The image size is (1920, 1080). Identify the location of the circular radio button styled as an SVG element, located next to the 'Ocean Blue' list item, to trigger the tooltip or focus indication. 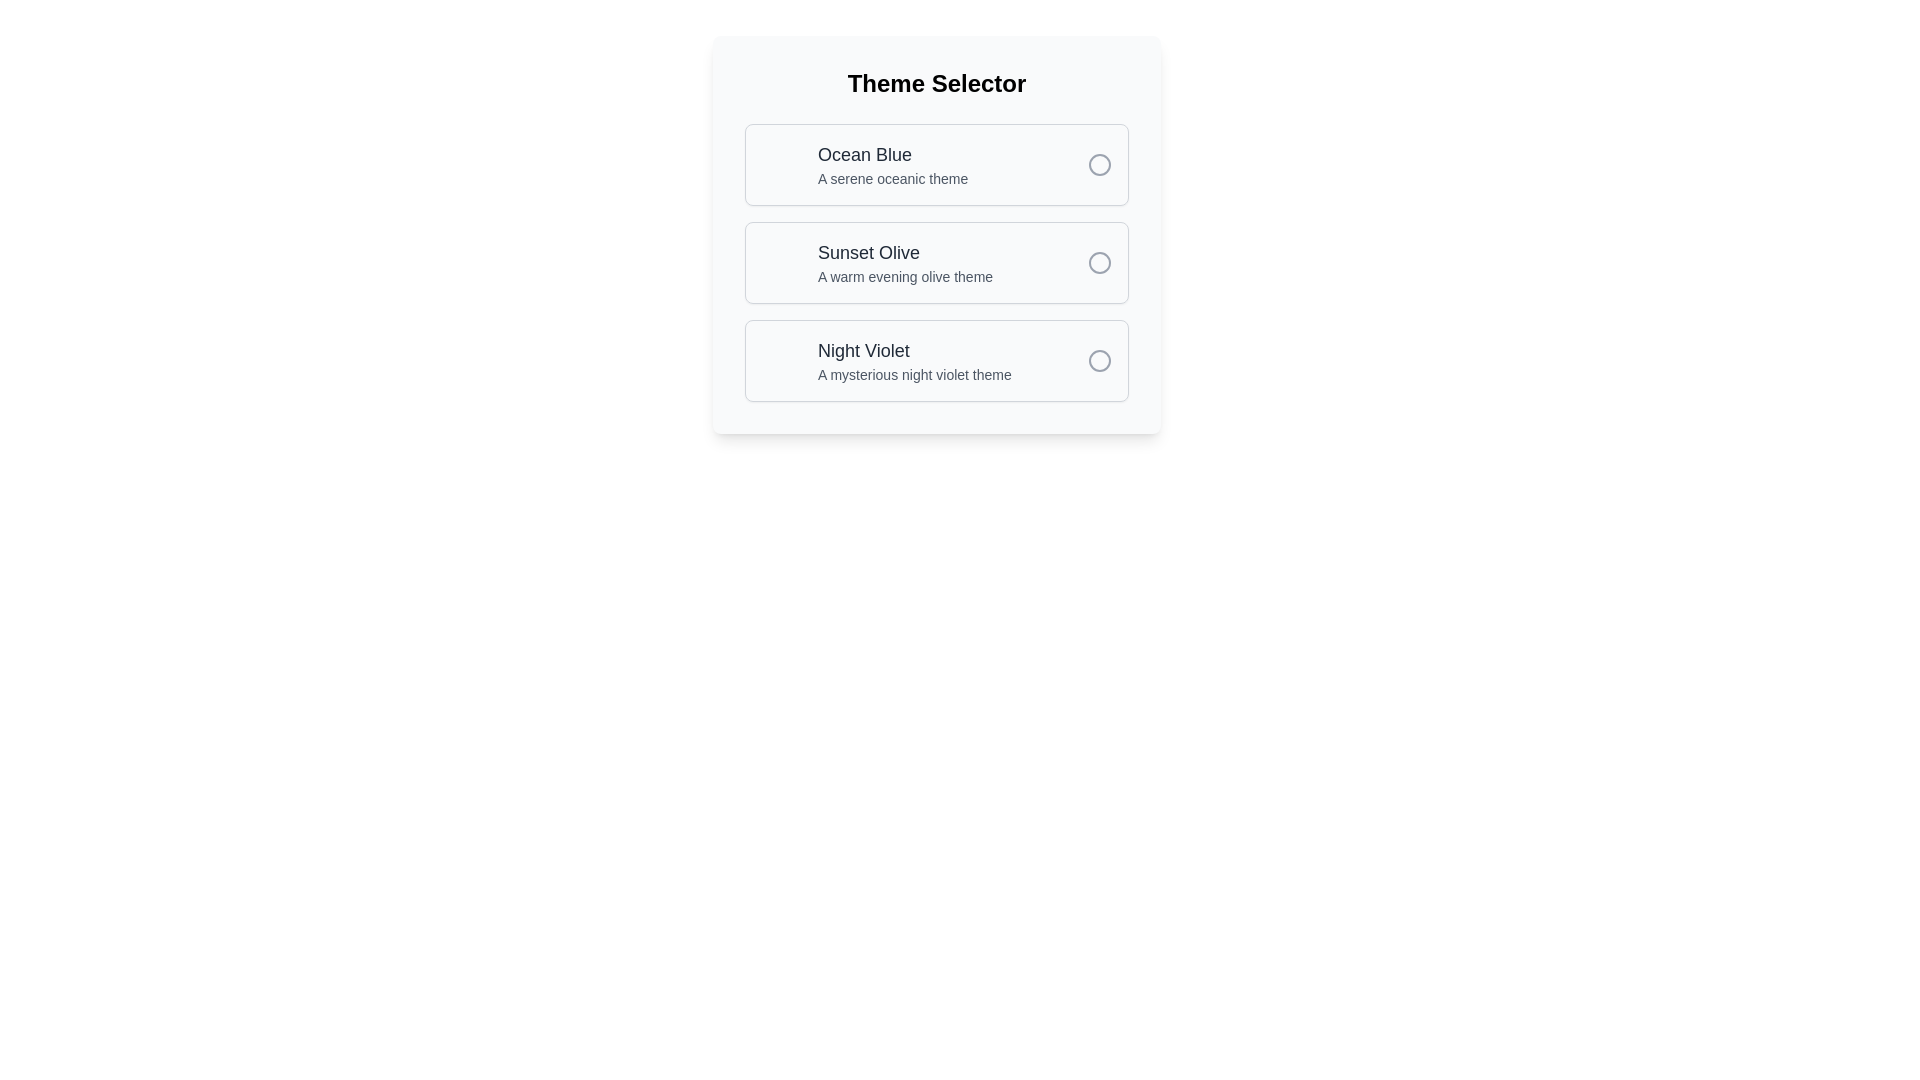
(1098, 164).